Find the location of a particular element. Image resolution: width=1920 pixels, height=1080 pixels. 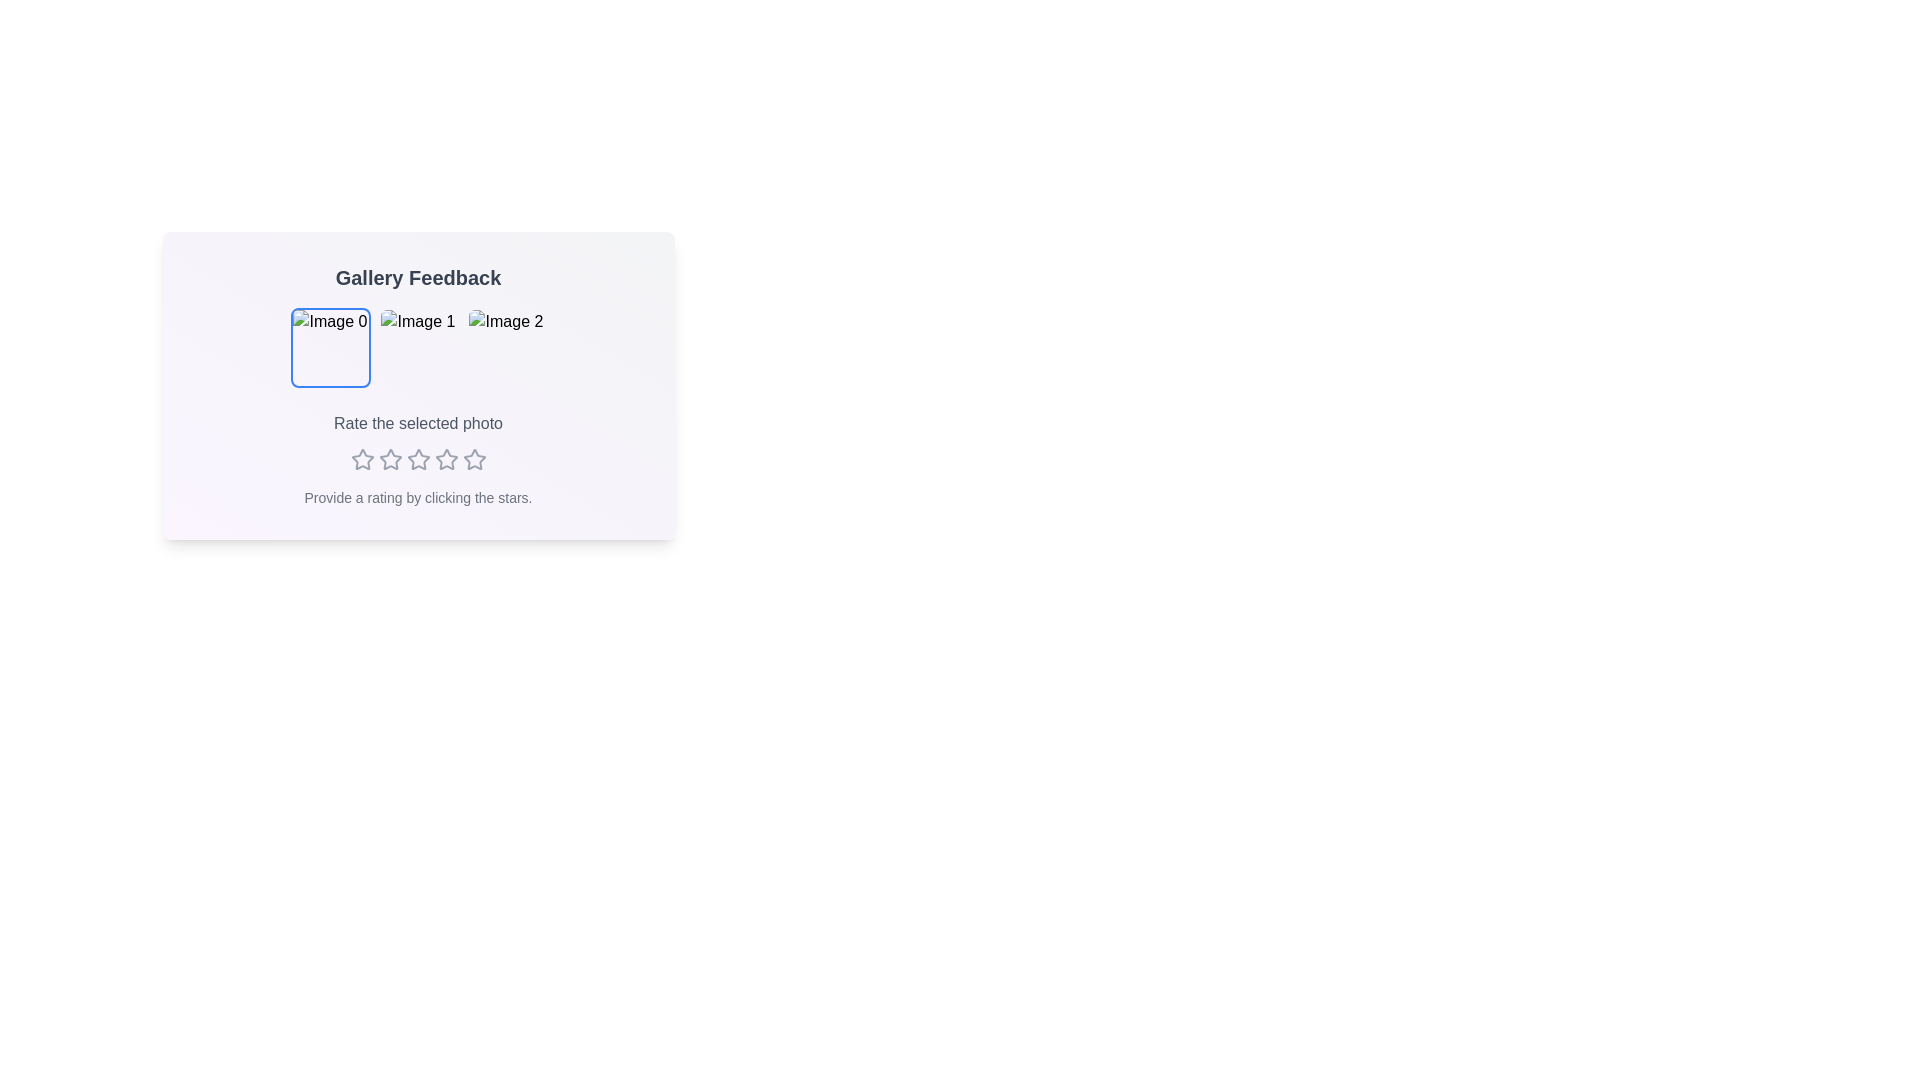

the star icons in the Rating widget located beneath the 'Gallery Feedback' header, allowing users to visually rate the content is located at coordinates (417, 459).